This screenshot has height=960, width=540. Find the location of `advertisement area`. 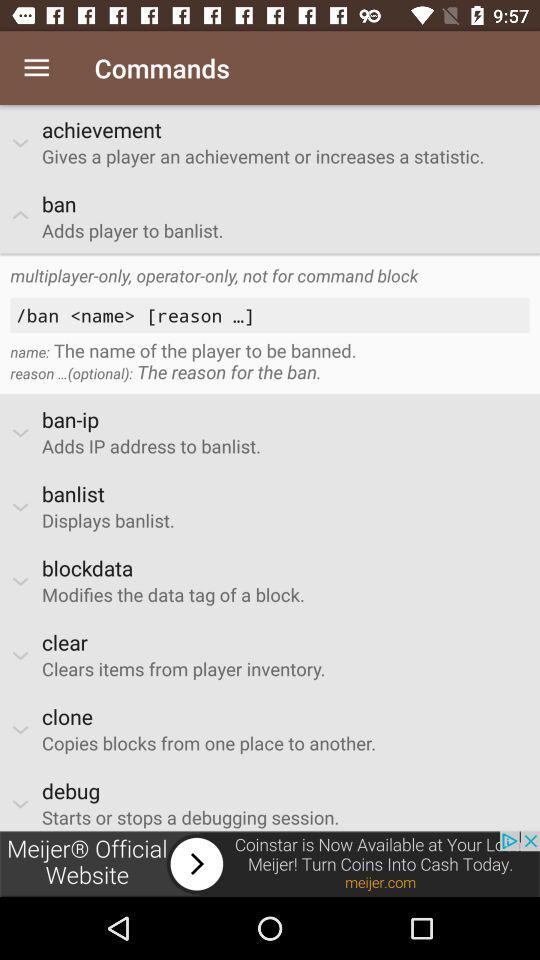

advertisement area is located at coordinates (270, 863).